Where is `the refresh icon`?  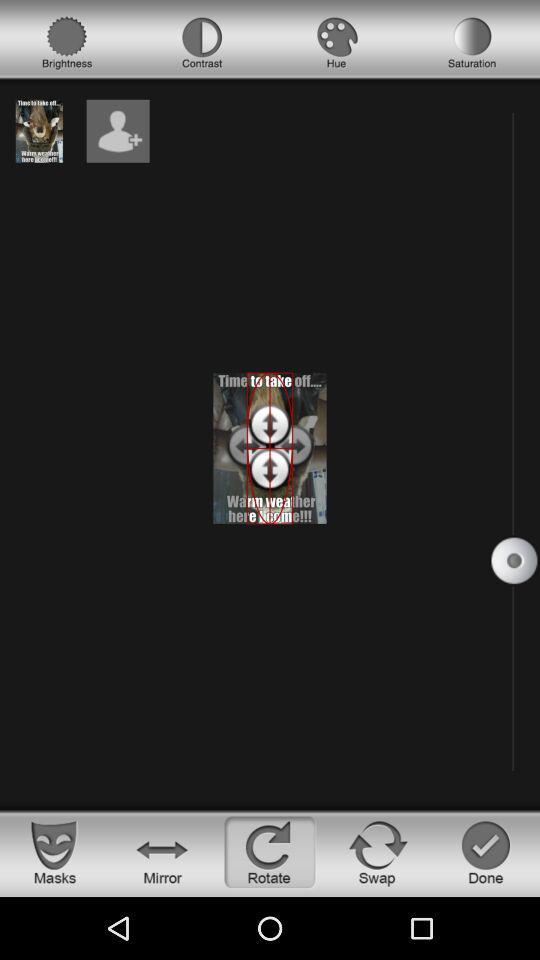 the refresh icon is located at coordinates (378, 851).